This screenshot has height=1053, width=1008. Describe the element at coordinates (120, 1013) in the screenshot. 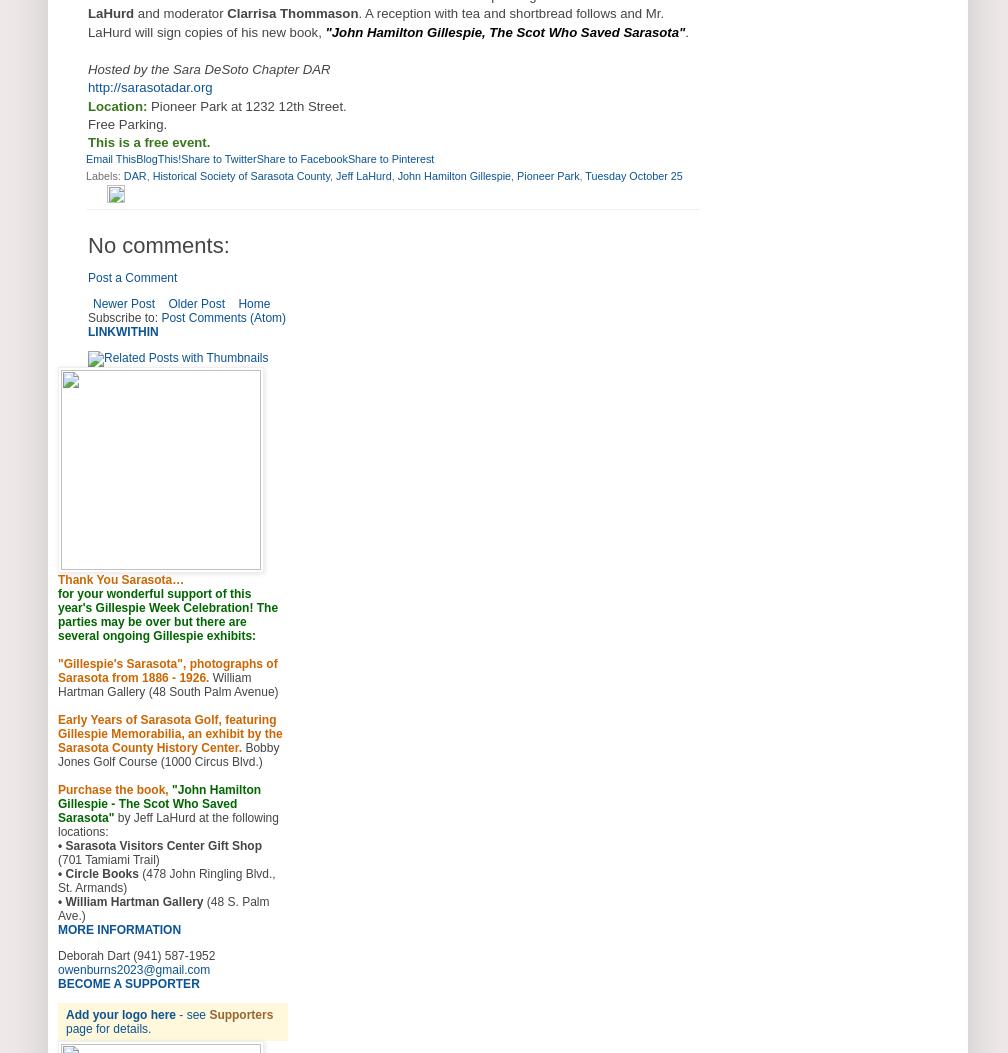

I see `'Add your logo here'` at that location.